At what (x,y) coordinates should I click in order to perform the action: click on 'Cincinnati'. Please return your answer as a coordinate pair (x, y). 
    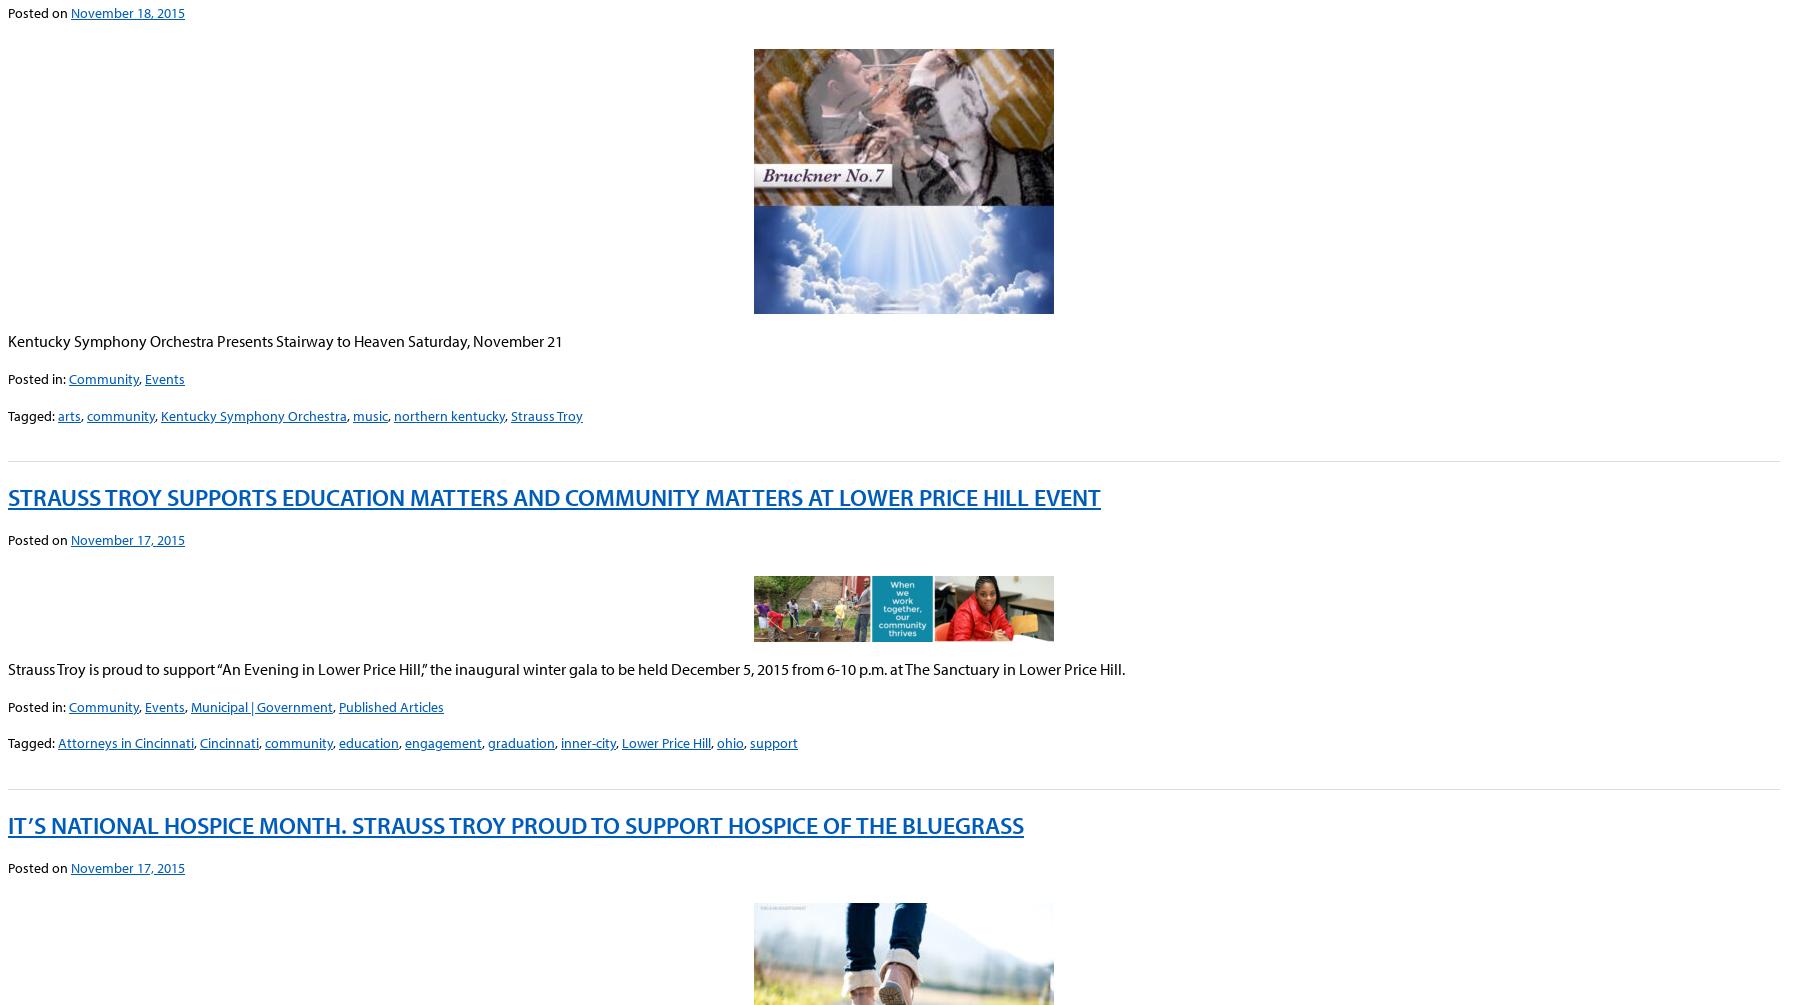
    Looking at the image, I should click on (229, 742).